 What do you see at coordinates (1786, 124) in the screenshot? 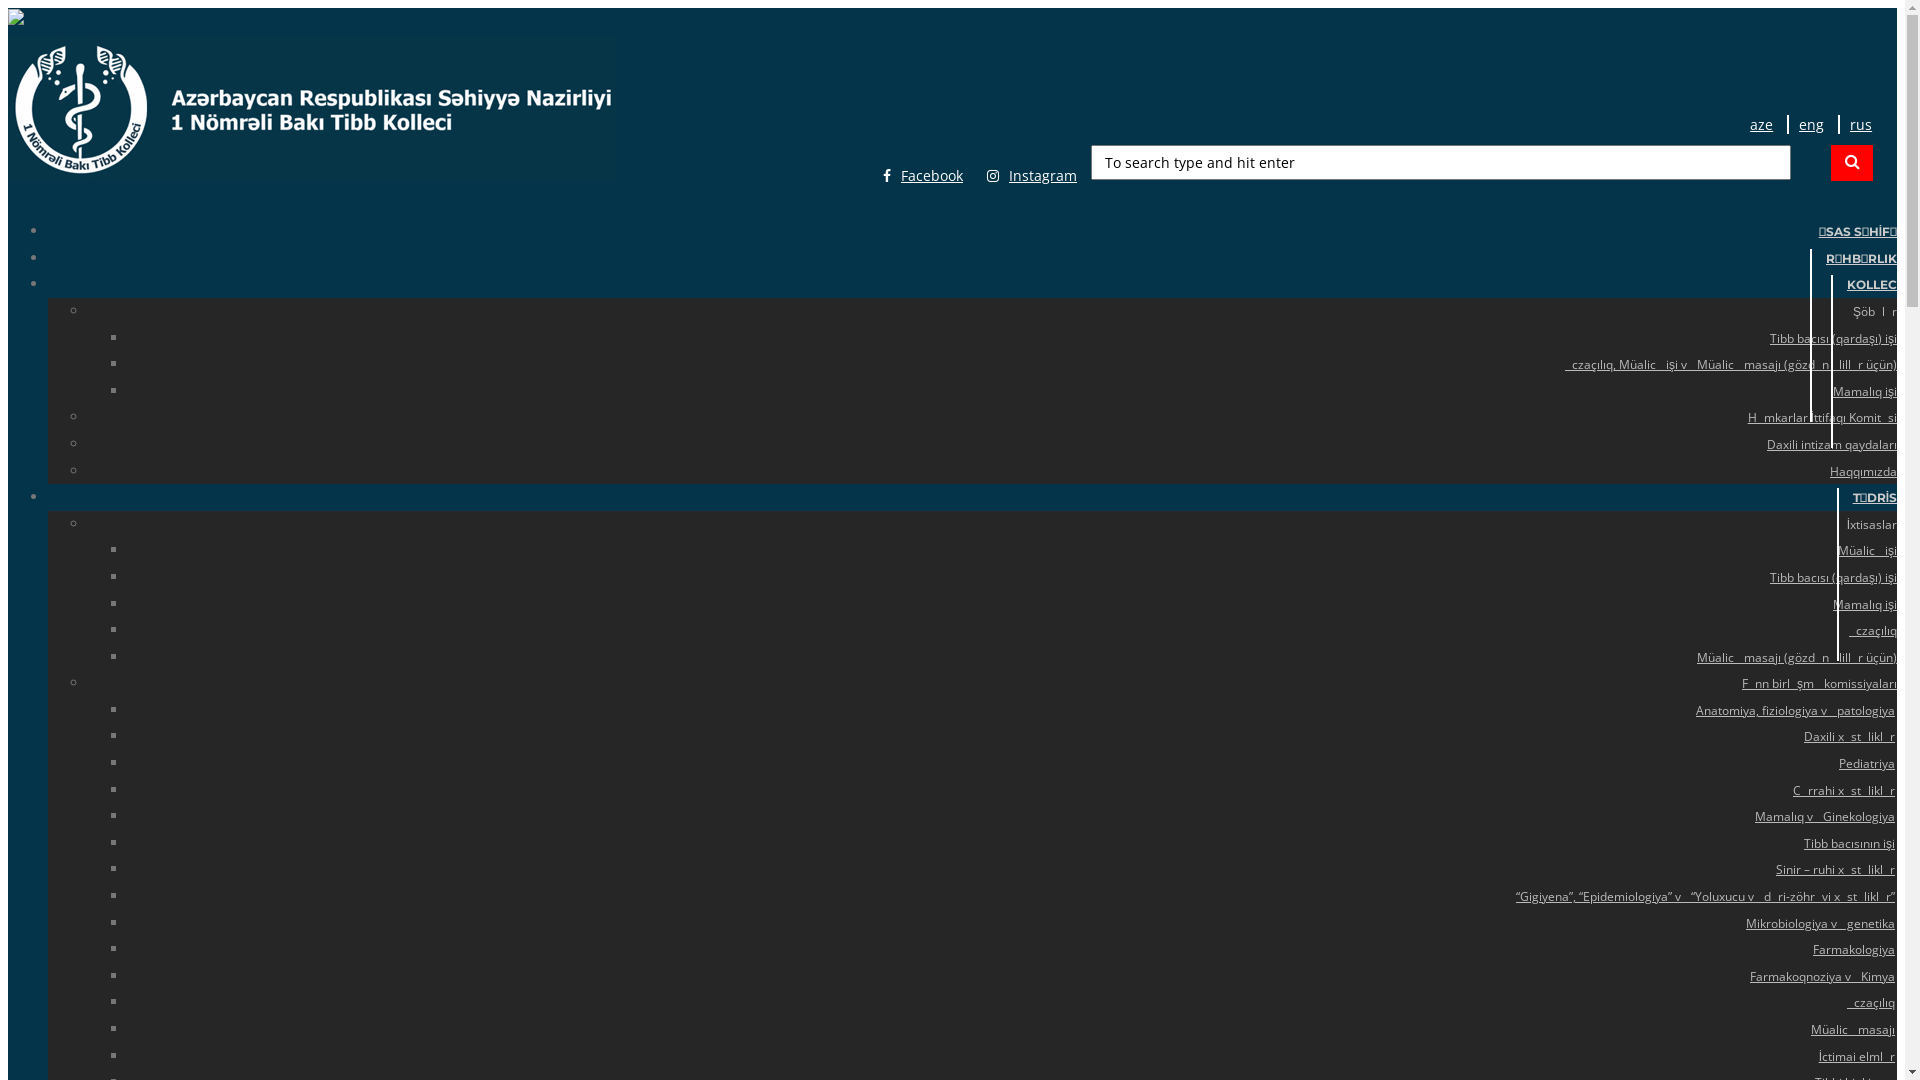
I see `'eng'` at bounding box center [1786, 124].